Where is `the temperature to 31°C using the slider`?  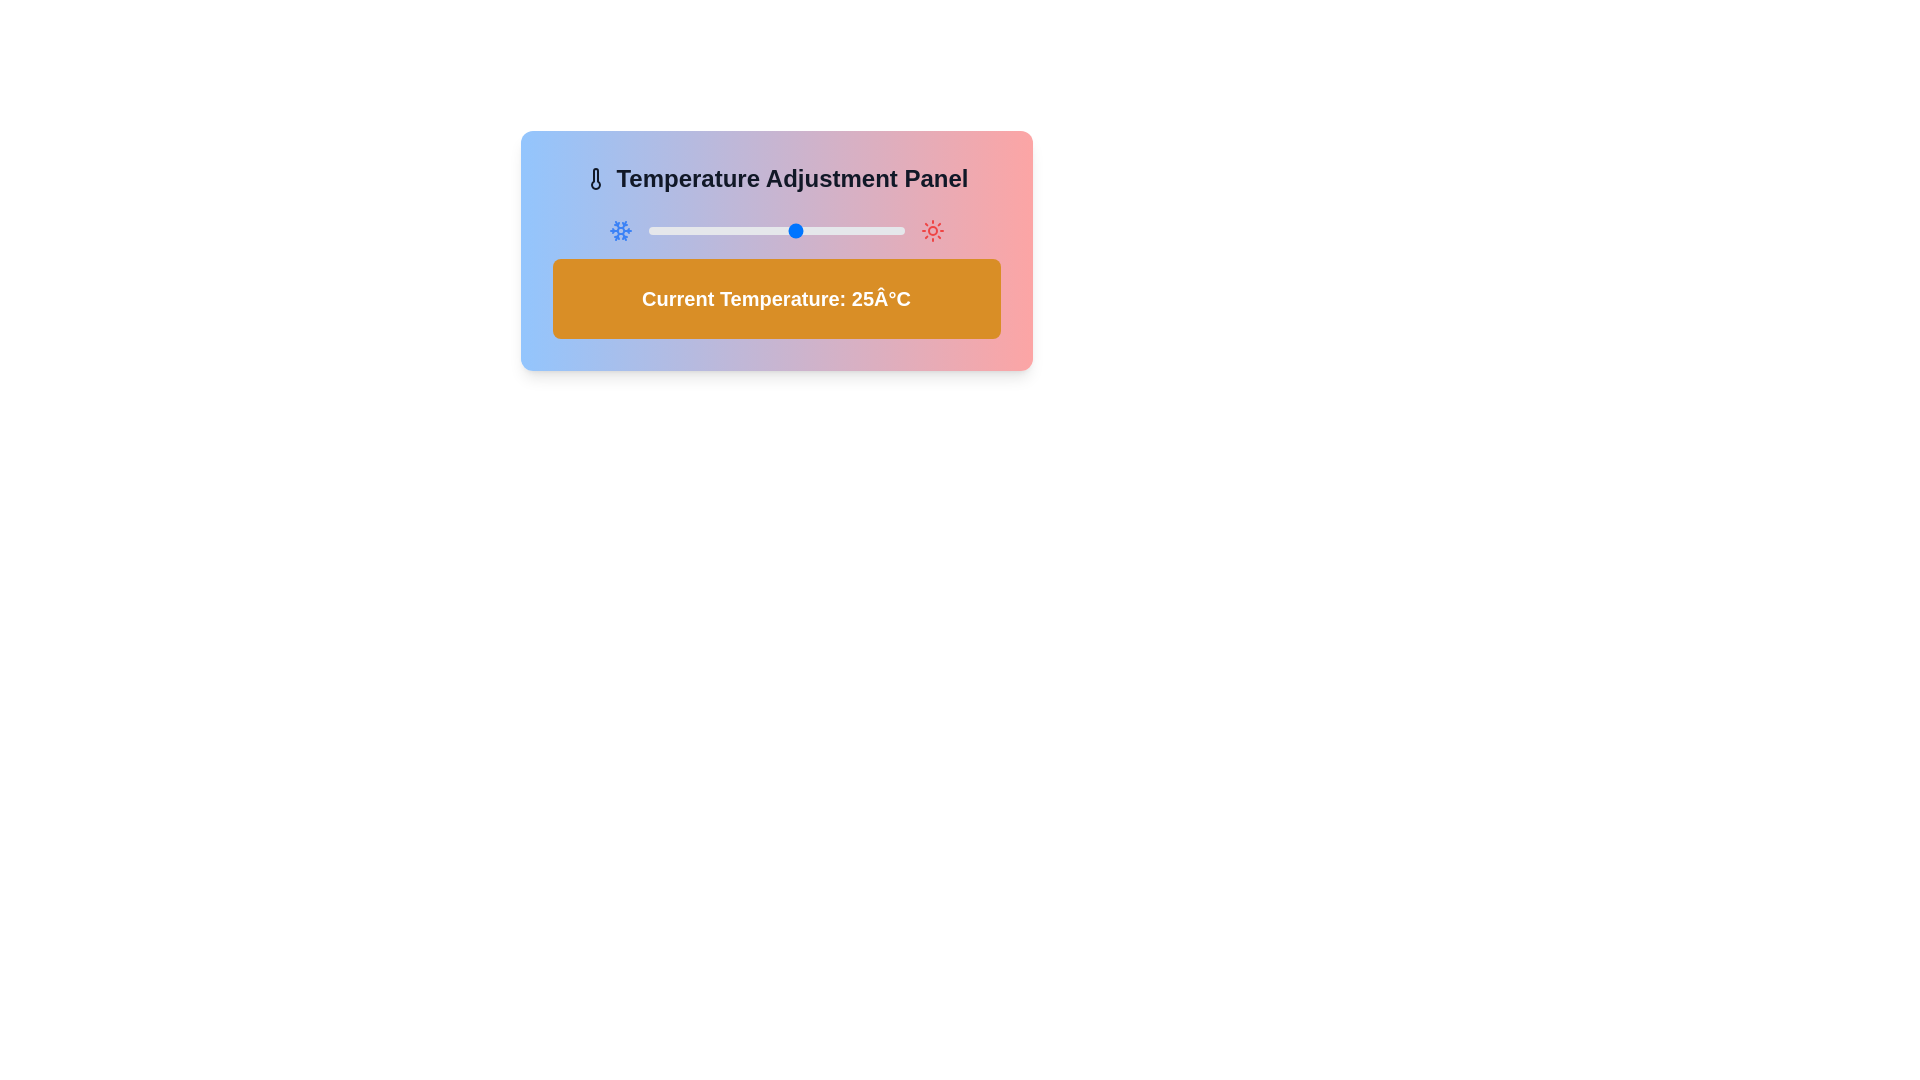
the temperature to 31°C using the slider is located at coordinates (823, 230).